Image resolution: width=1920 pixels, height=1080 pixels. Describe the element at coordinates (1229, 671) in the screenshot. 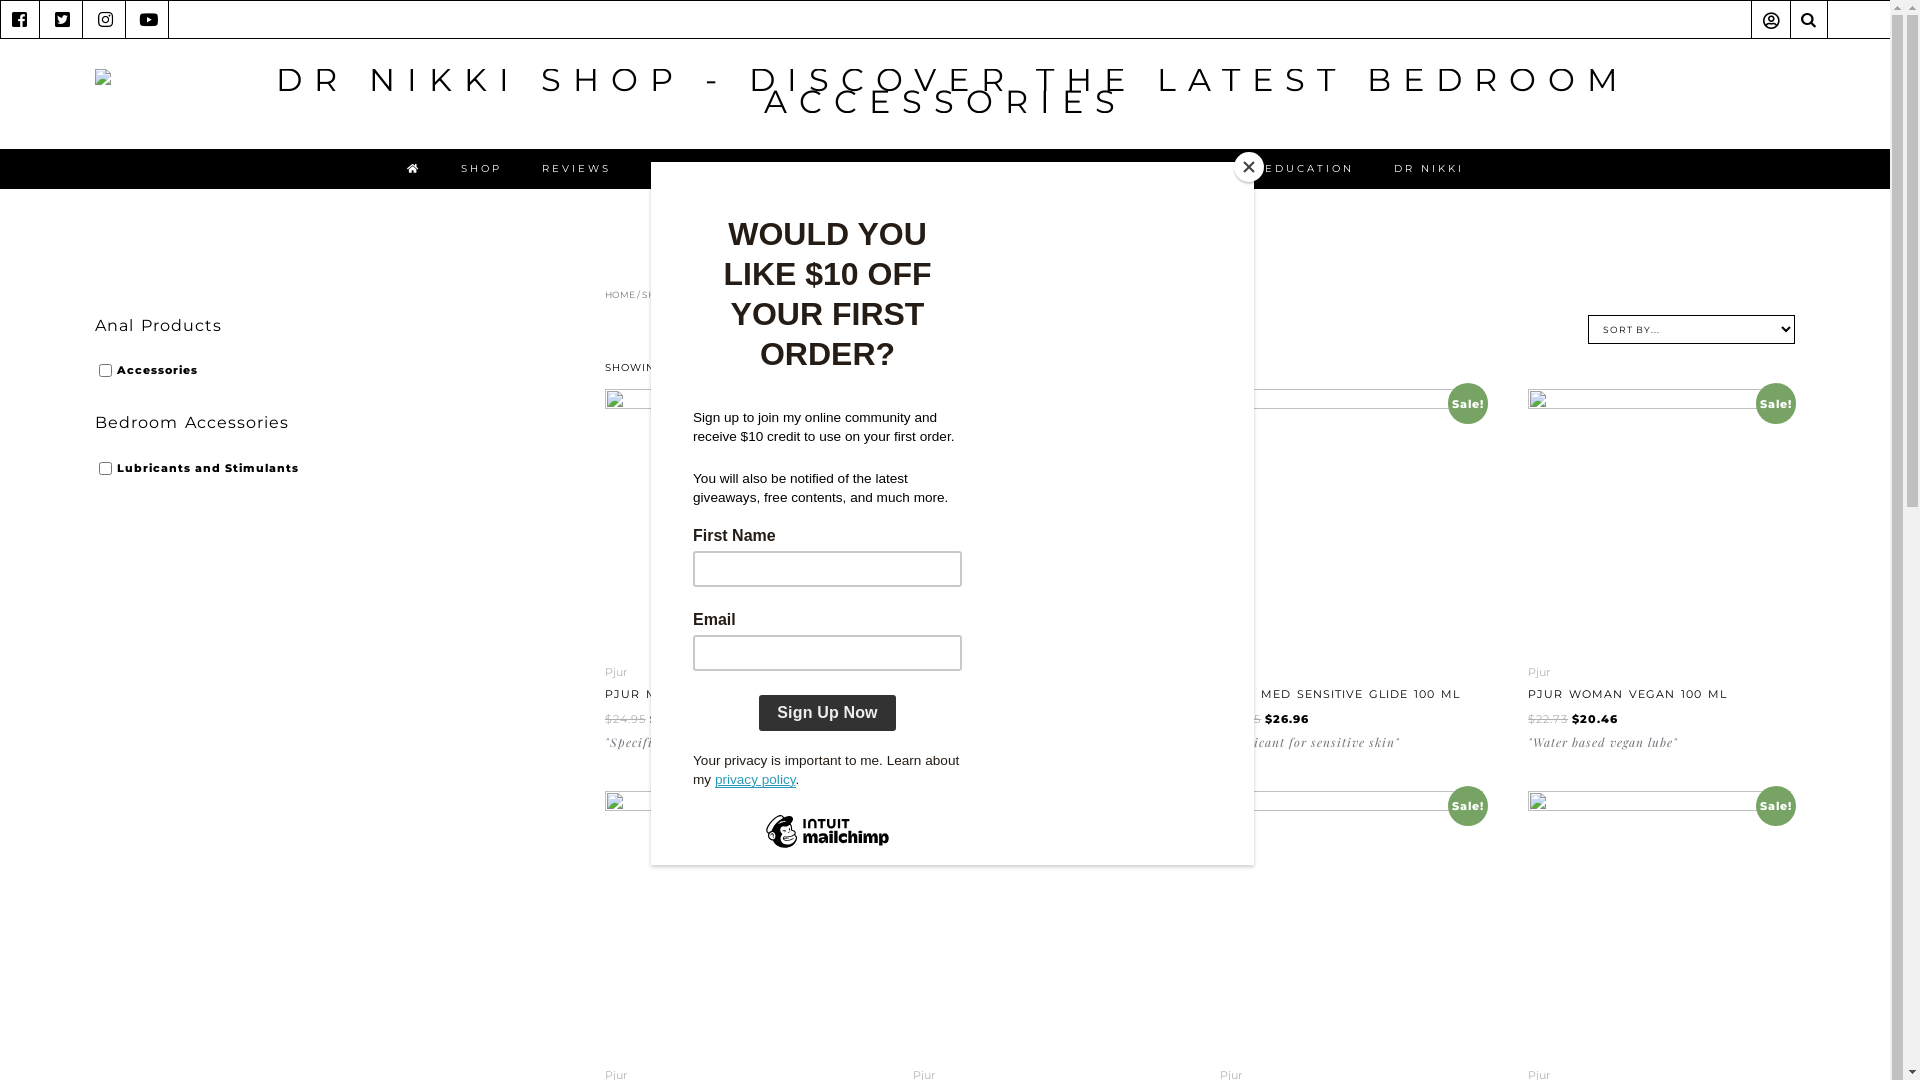

I see `'Pjur'` at that location.